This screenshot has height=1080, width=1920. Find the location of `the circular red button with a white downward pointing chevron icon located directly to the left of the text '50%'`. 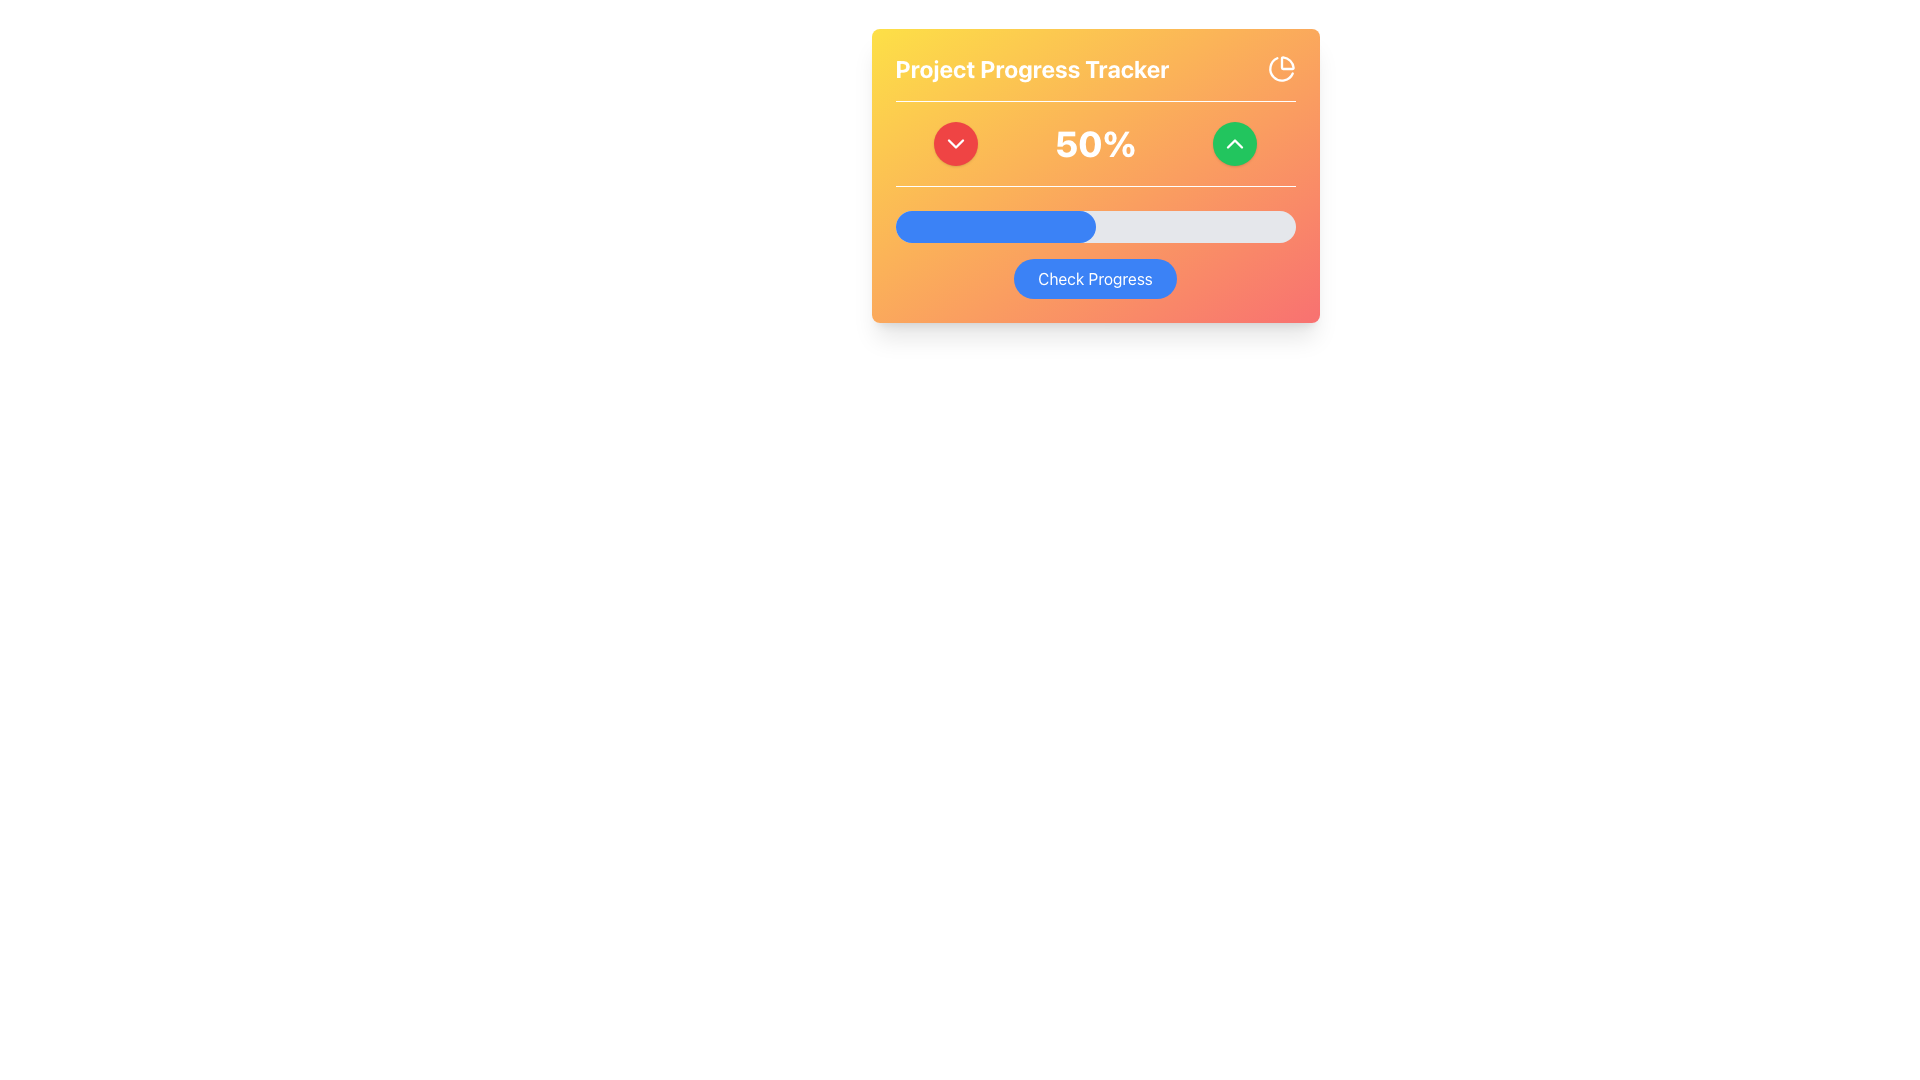

the circular red button with a white downward pointing chevron icon located directly to the left of the text '50%' is located at coordinates (954, 142).